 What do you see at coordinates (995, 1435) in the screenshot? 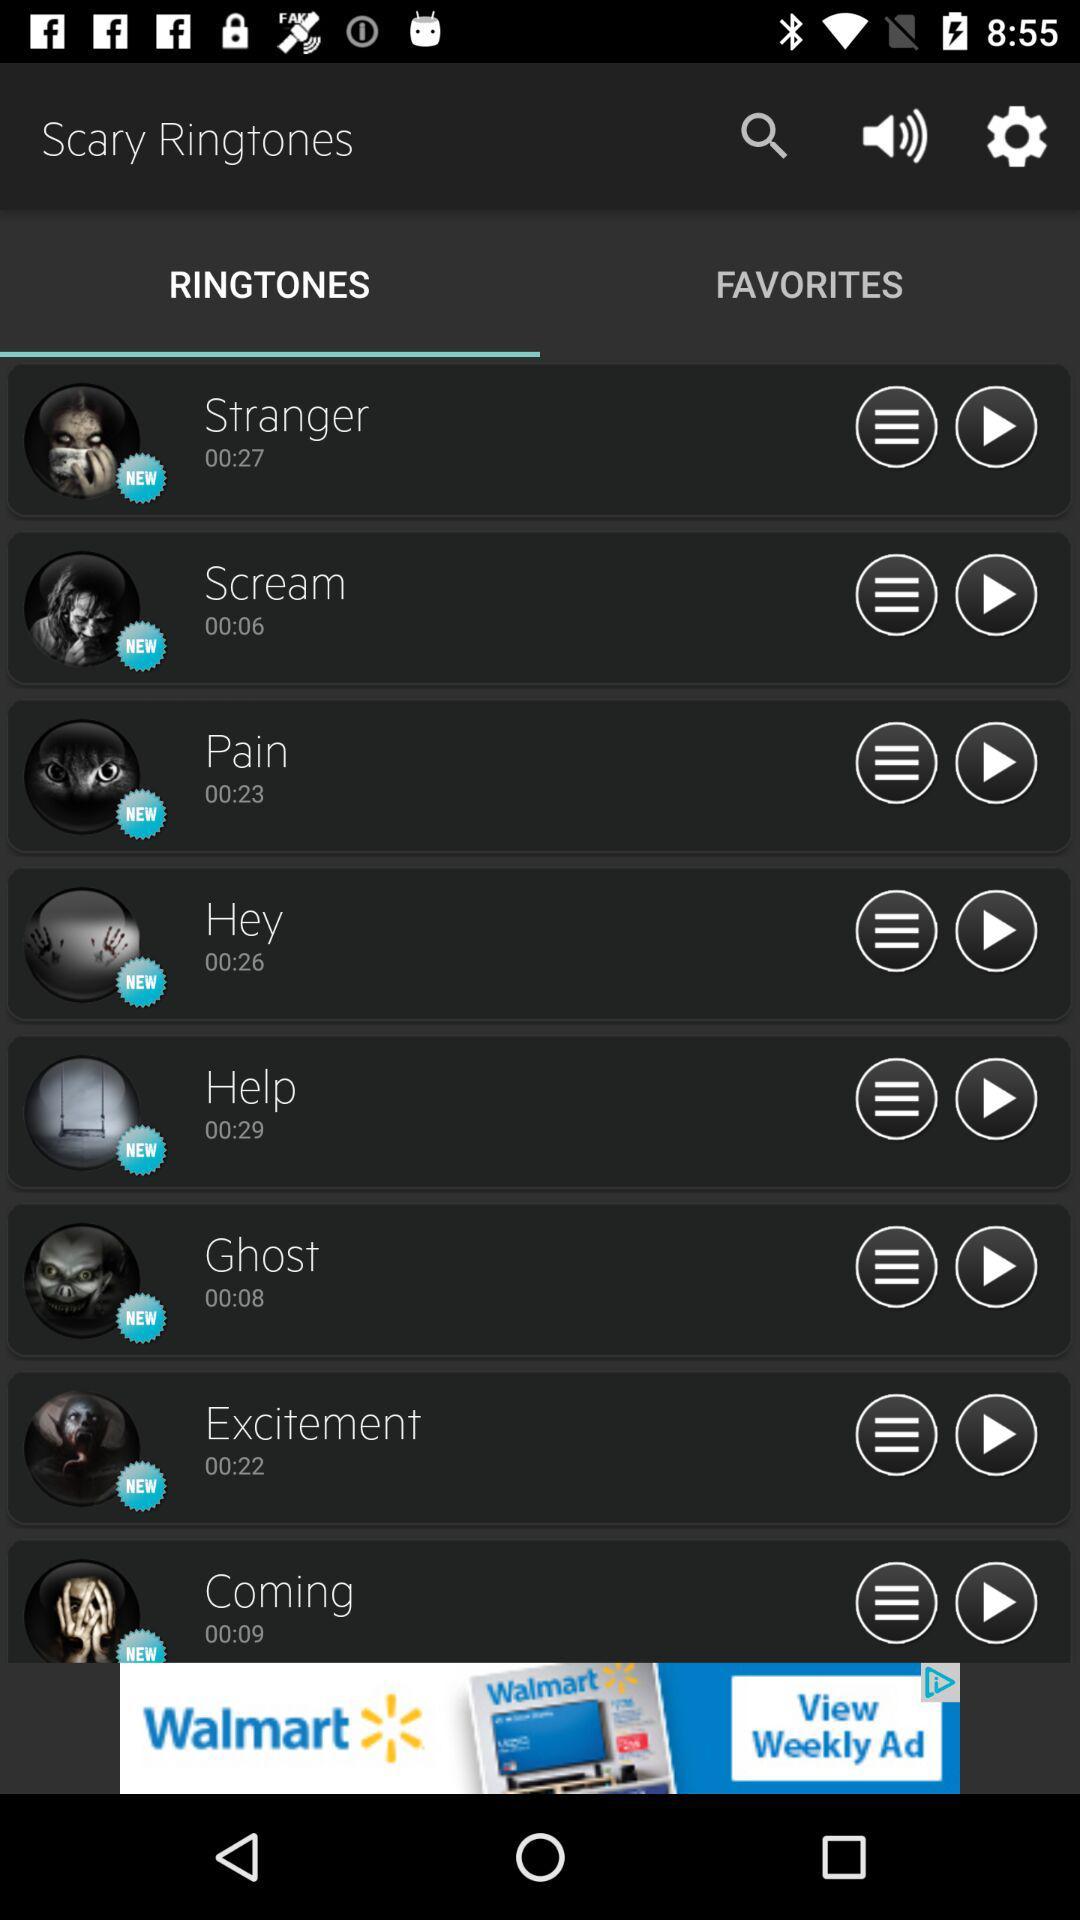
I see `patton` at bounding box center [995, 1435].